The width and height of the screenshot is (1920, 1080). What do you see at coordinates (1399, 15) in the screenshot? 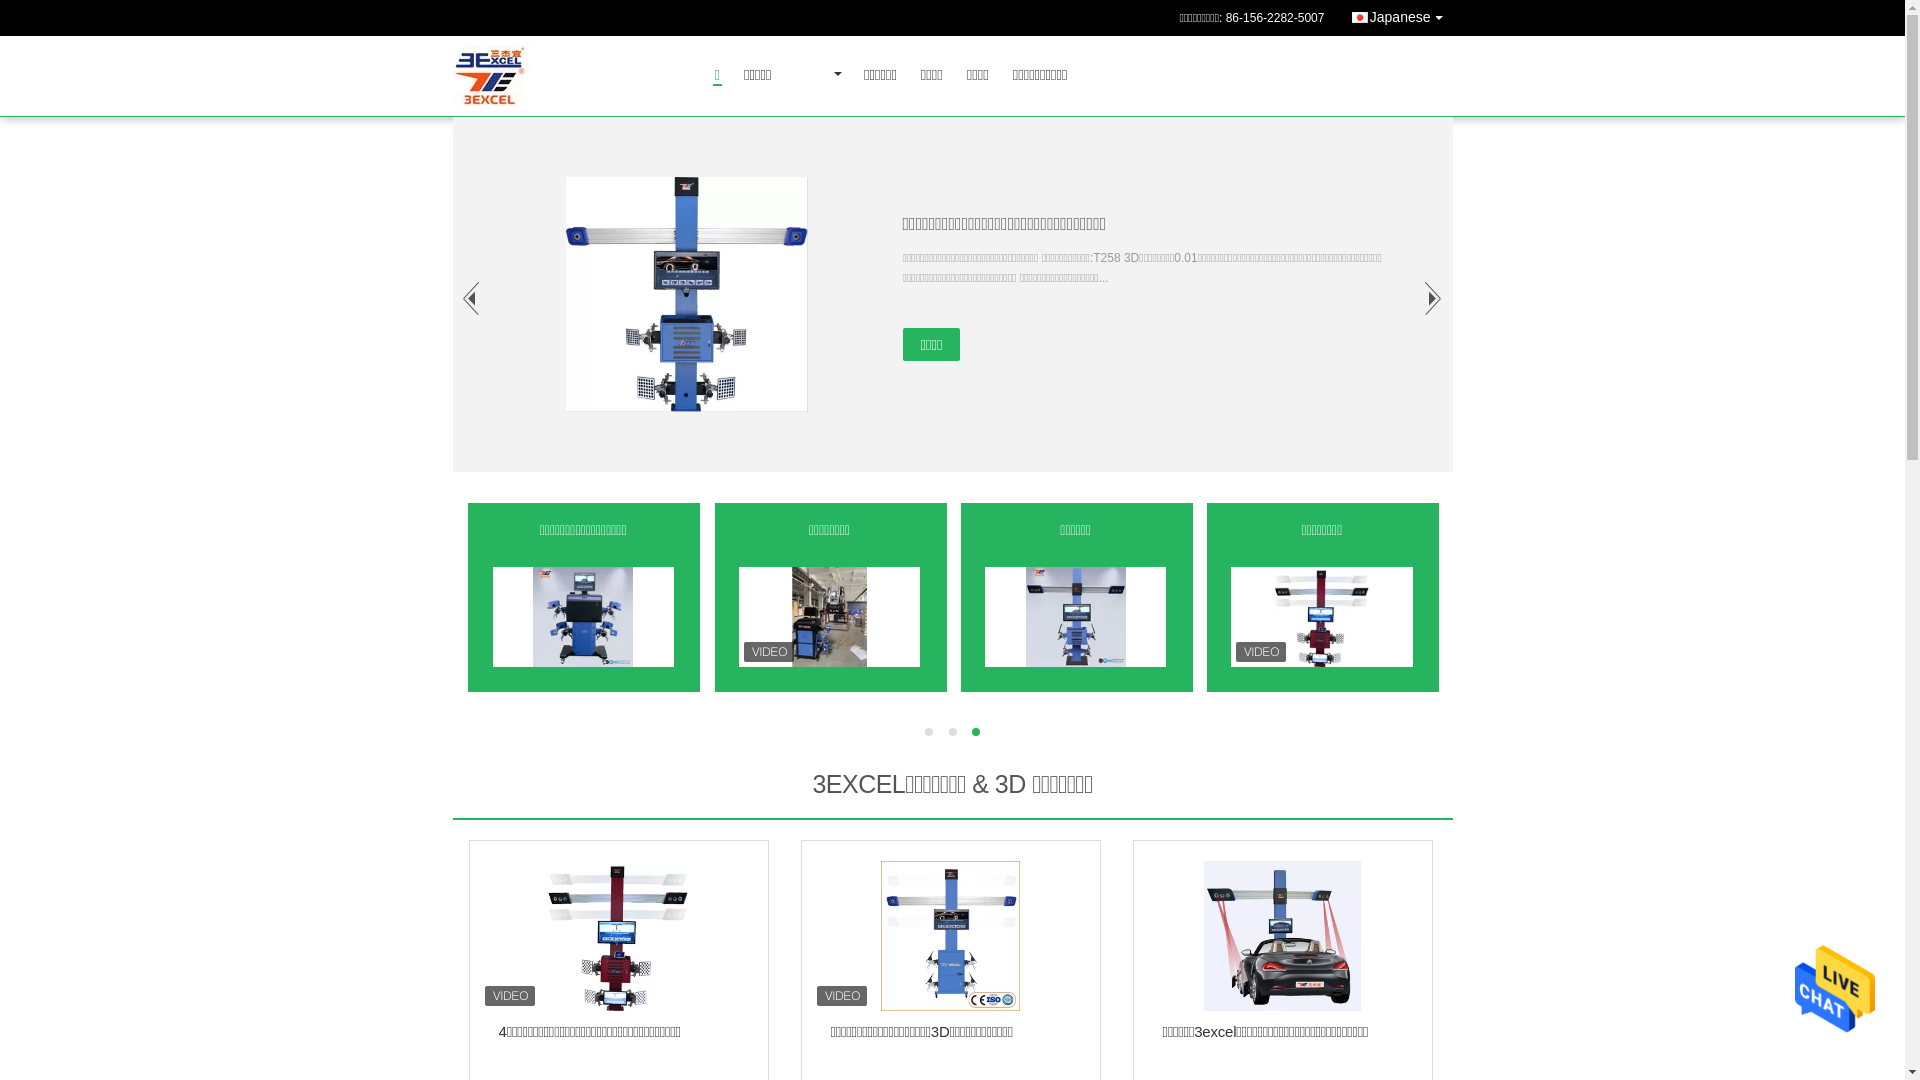
I see `'Japanese'` at bounding box center [1399, 15].